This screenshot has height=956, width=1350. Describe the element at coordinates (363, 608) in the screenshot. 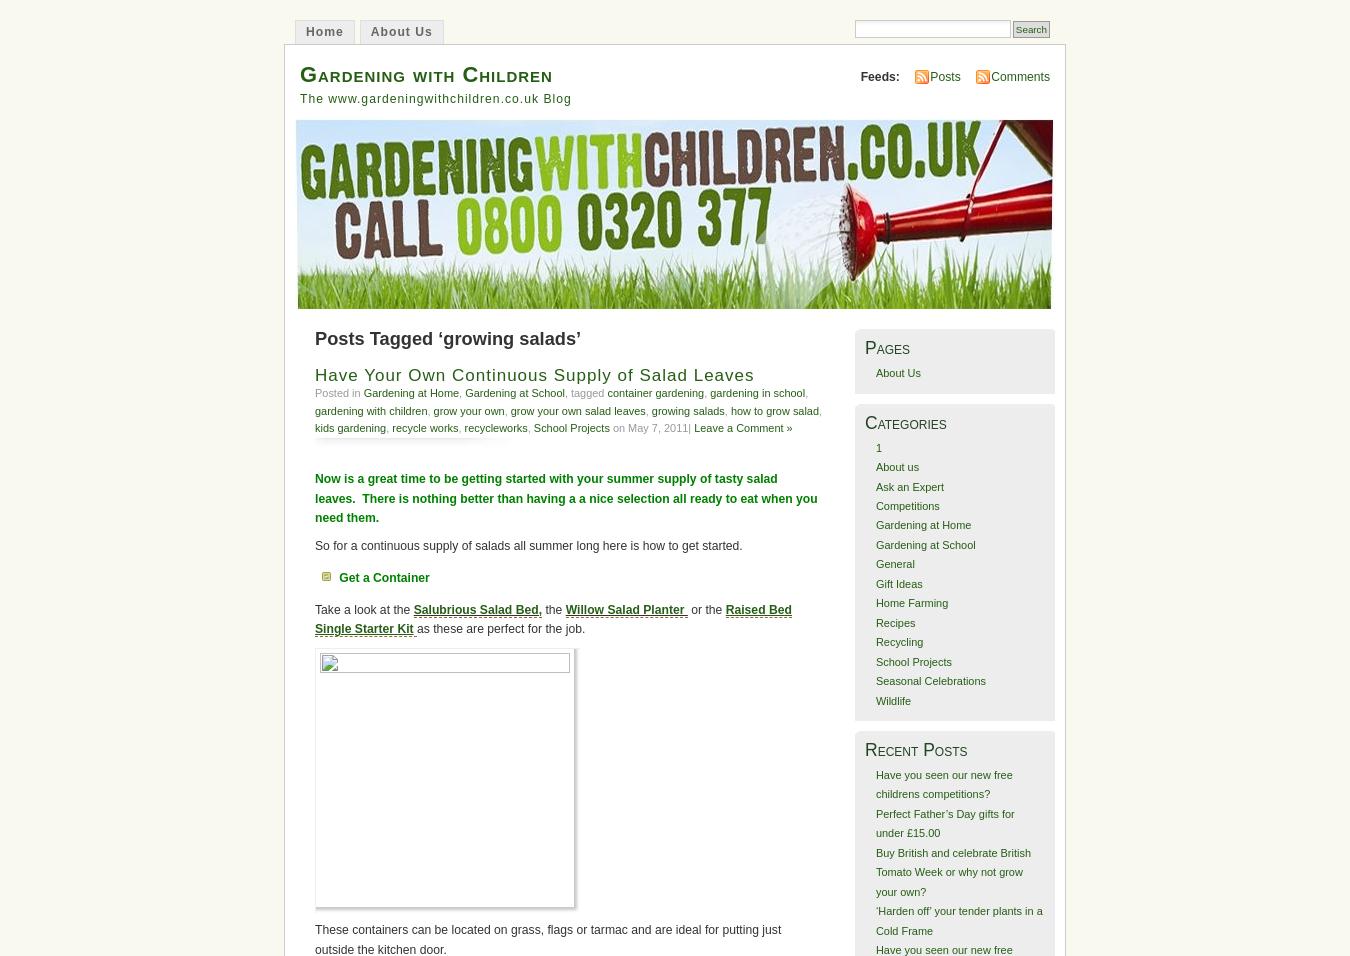

I see `'Take a look at the'` at that location.